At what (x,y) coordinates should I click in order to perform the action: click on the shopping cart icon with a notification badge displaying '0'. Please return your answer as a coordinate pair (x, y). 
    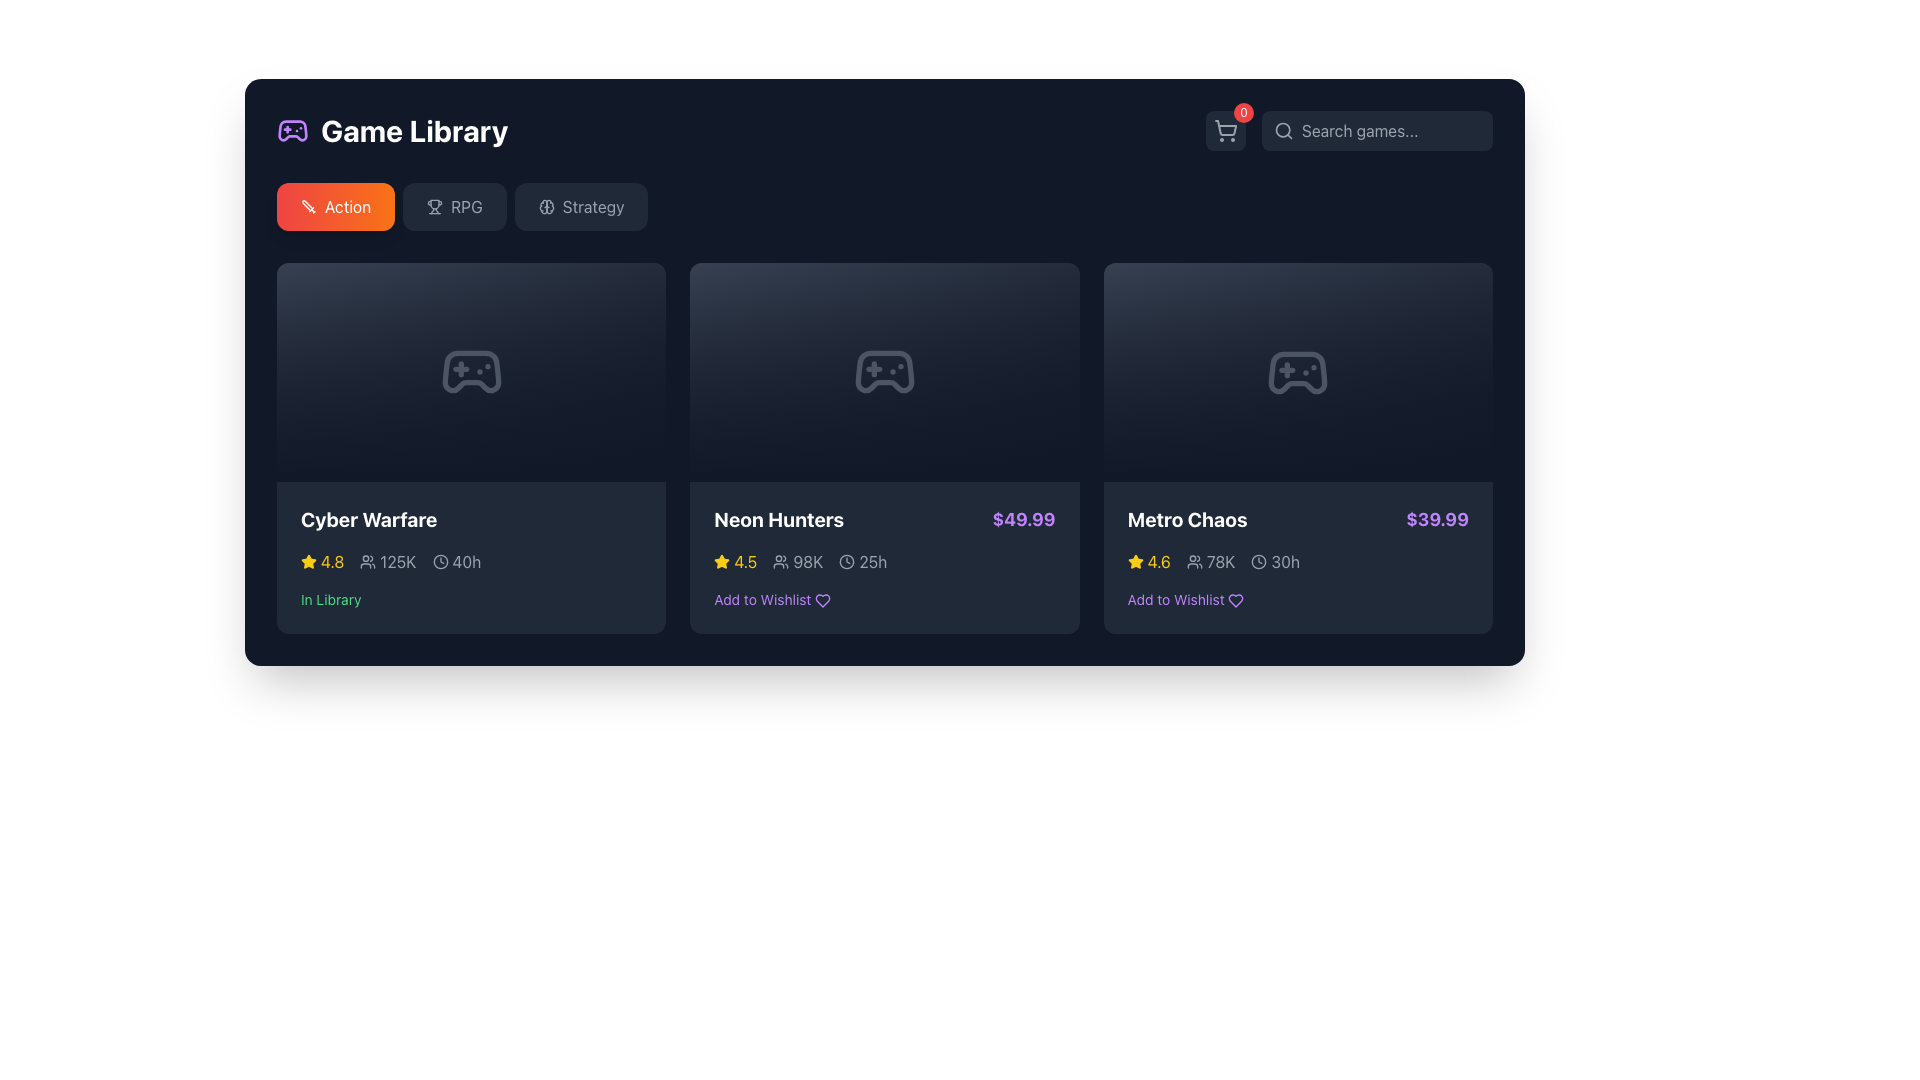
    Looking at the image, I should click on (1224, 131).